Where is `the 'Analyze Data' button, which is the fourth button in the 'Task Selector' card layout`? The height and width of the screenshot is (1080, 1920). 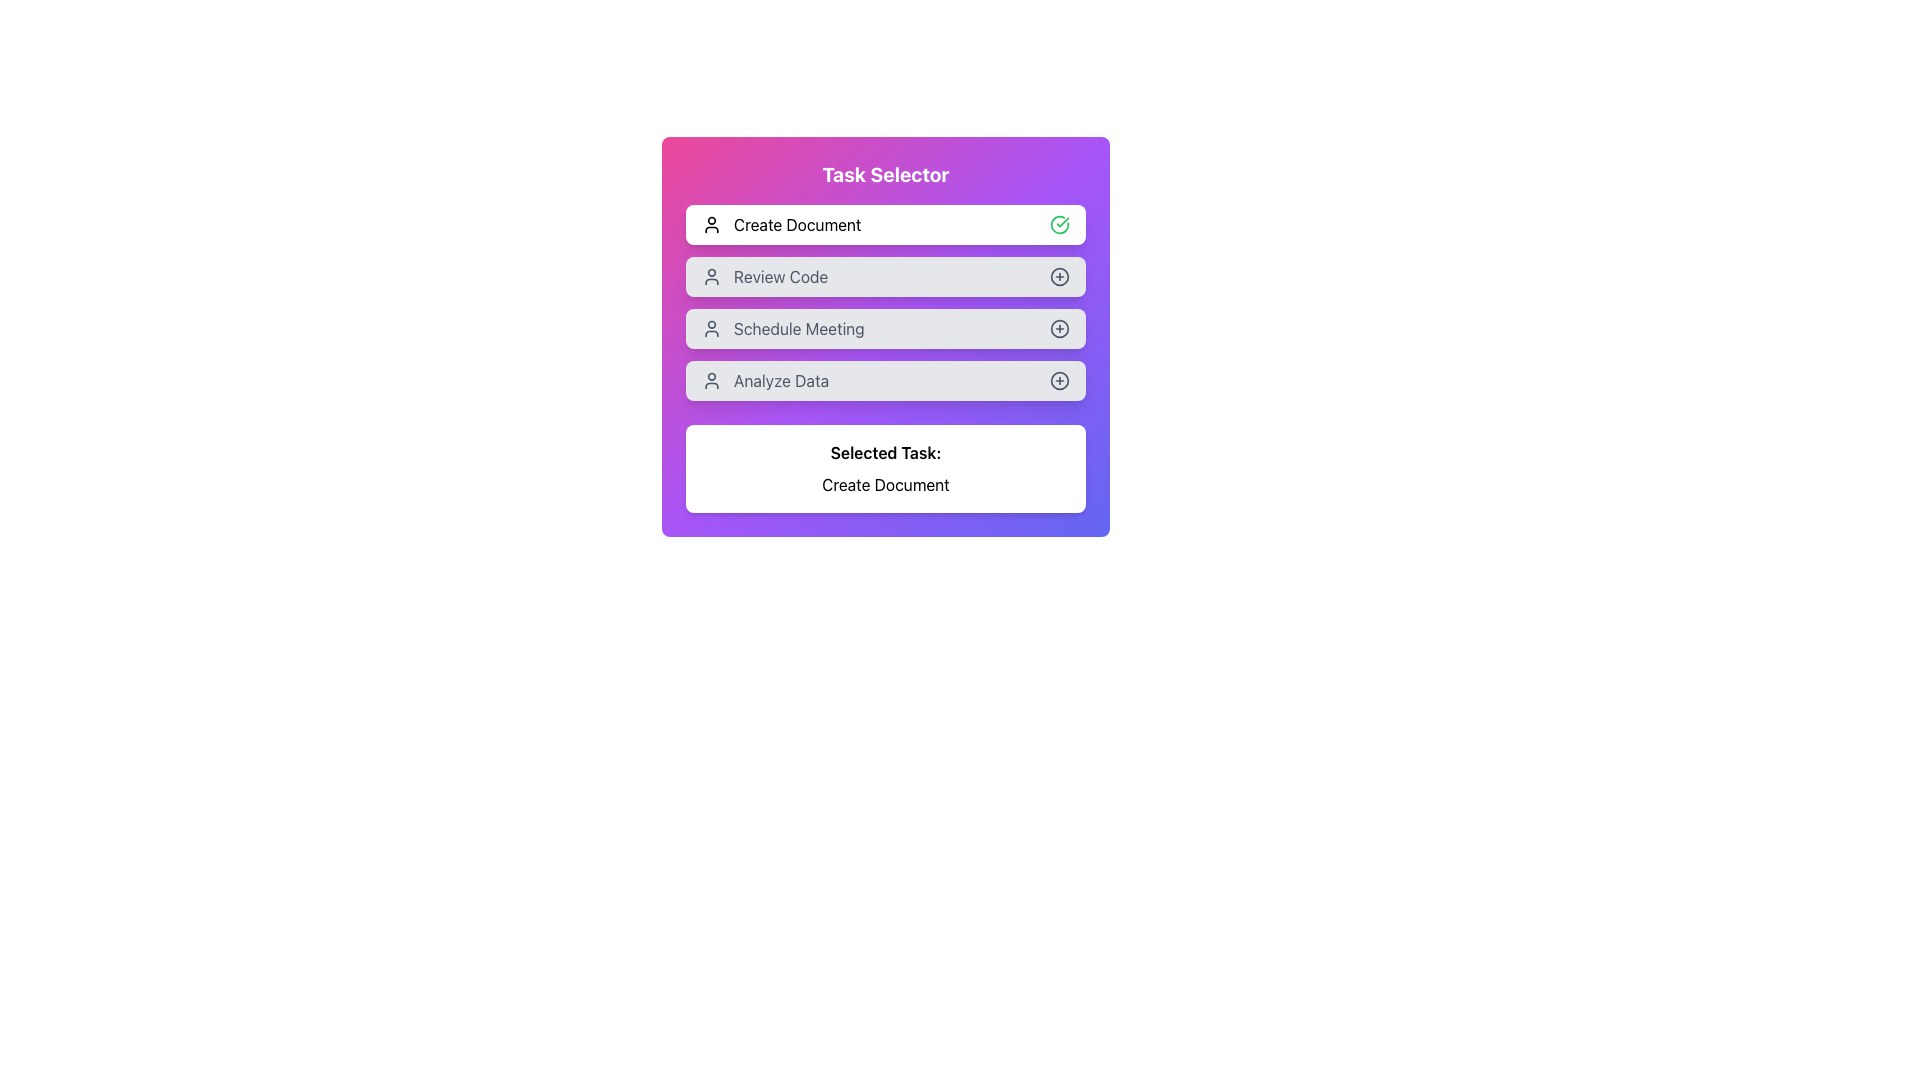
the 'Analyze Data' button, which is the fourth button in the 'Task Selector' card layout is located at coordinates (885, 381).